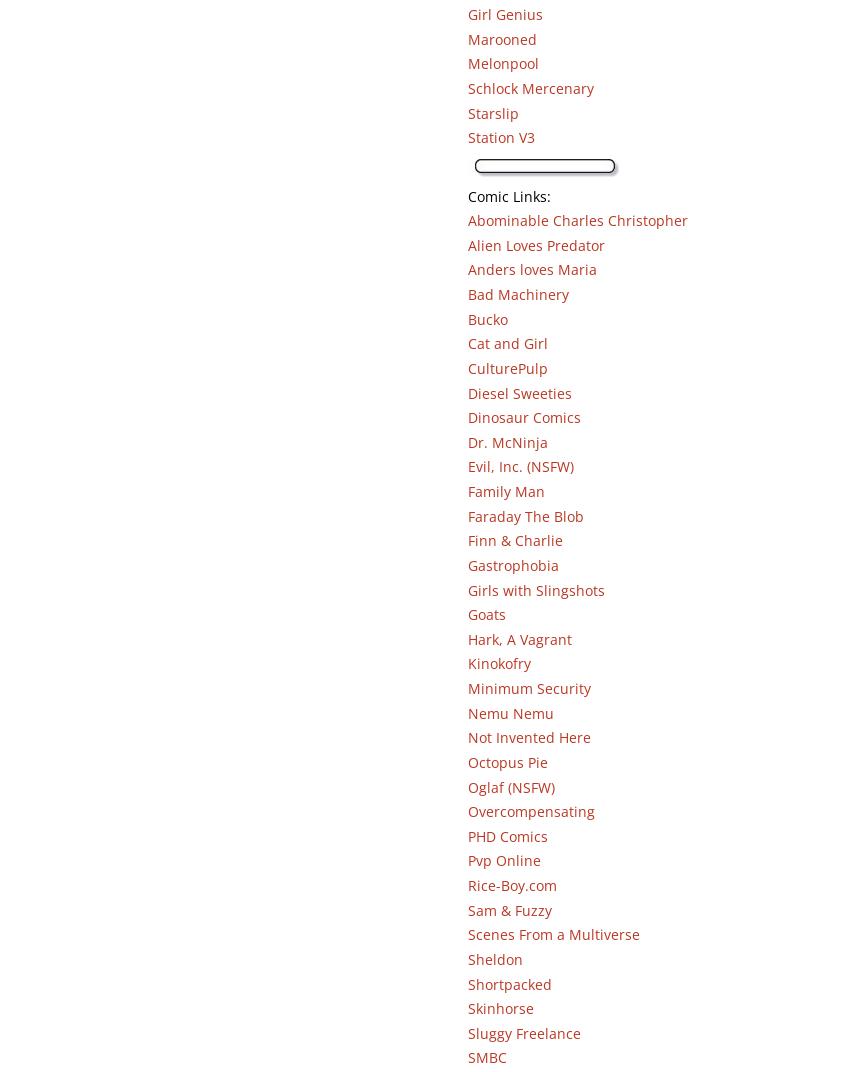 This screenshot has height=1072, width=850. I want to click on 'Shortpacked', so click(465, 982).